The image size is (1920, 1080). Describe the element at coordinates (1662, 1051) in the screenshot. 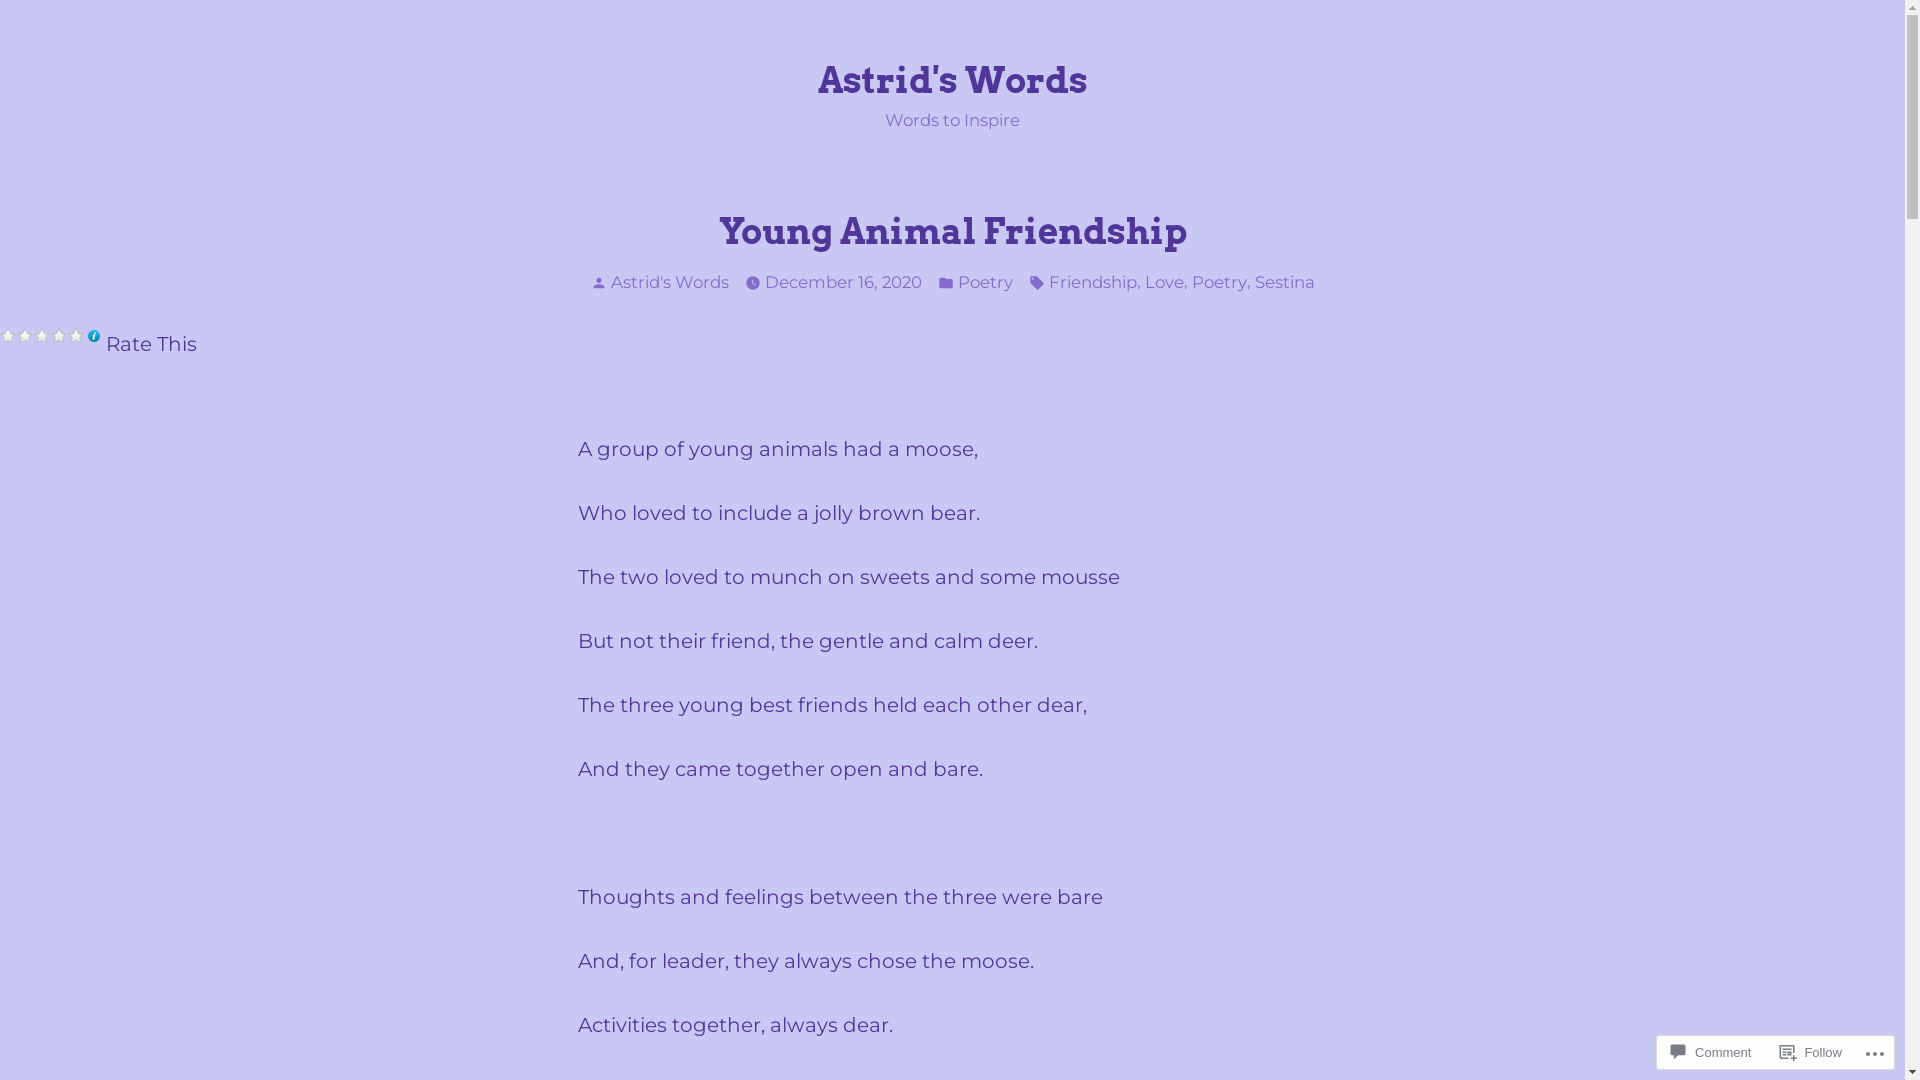

I see `'Comment'` at that location.